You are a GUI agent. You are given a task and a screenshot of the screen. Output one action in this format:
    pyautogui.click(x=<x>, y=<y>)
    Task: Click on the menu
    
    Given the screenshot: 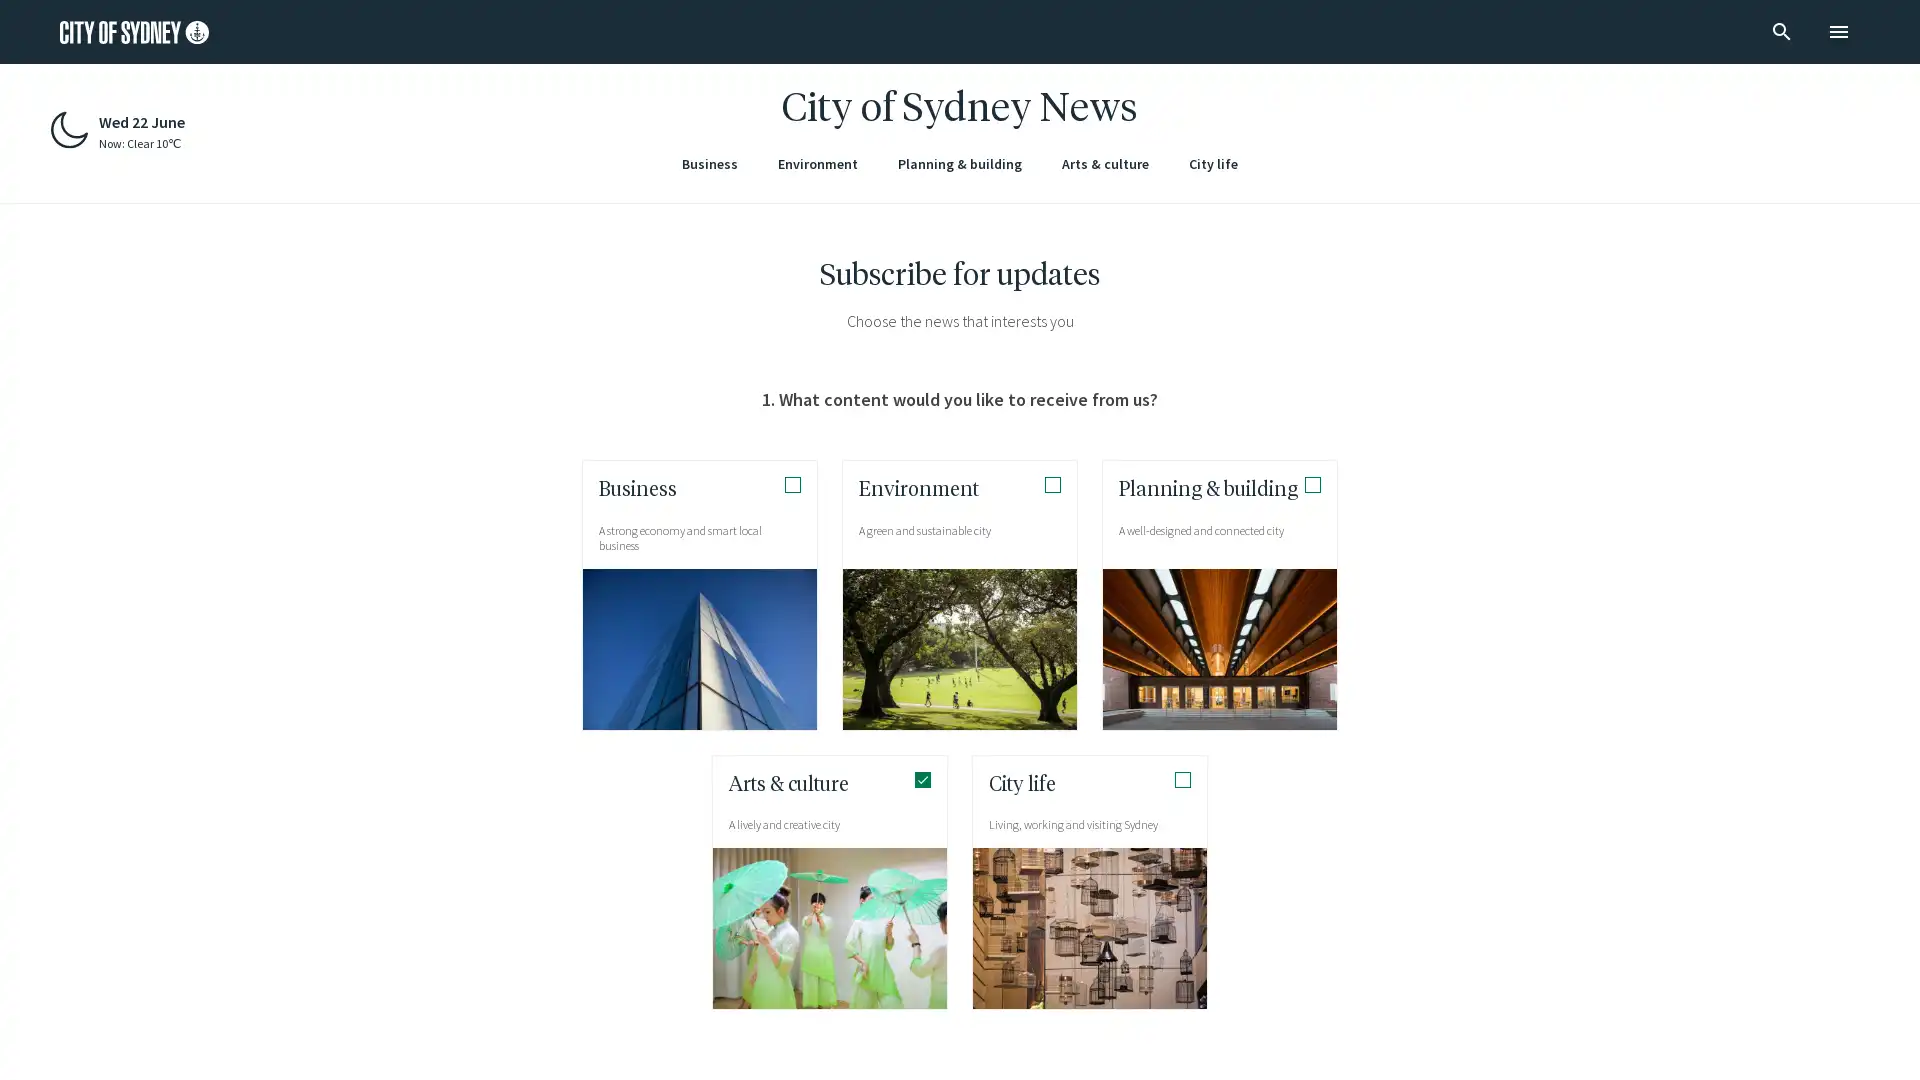 What is the action you would take?
    pyautogui.click(x=1838, y=31)
    